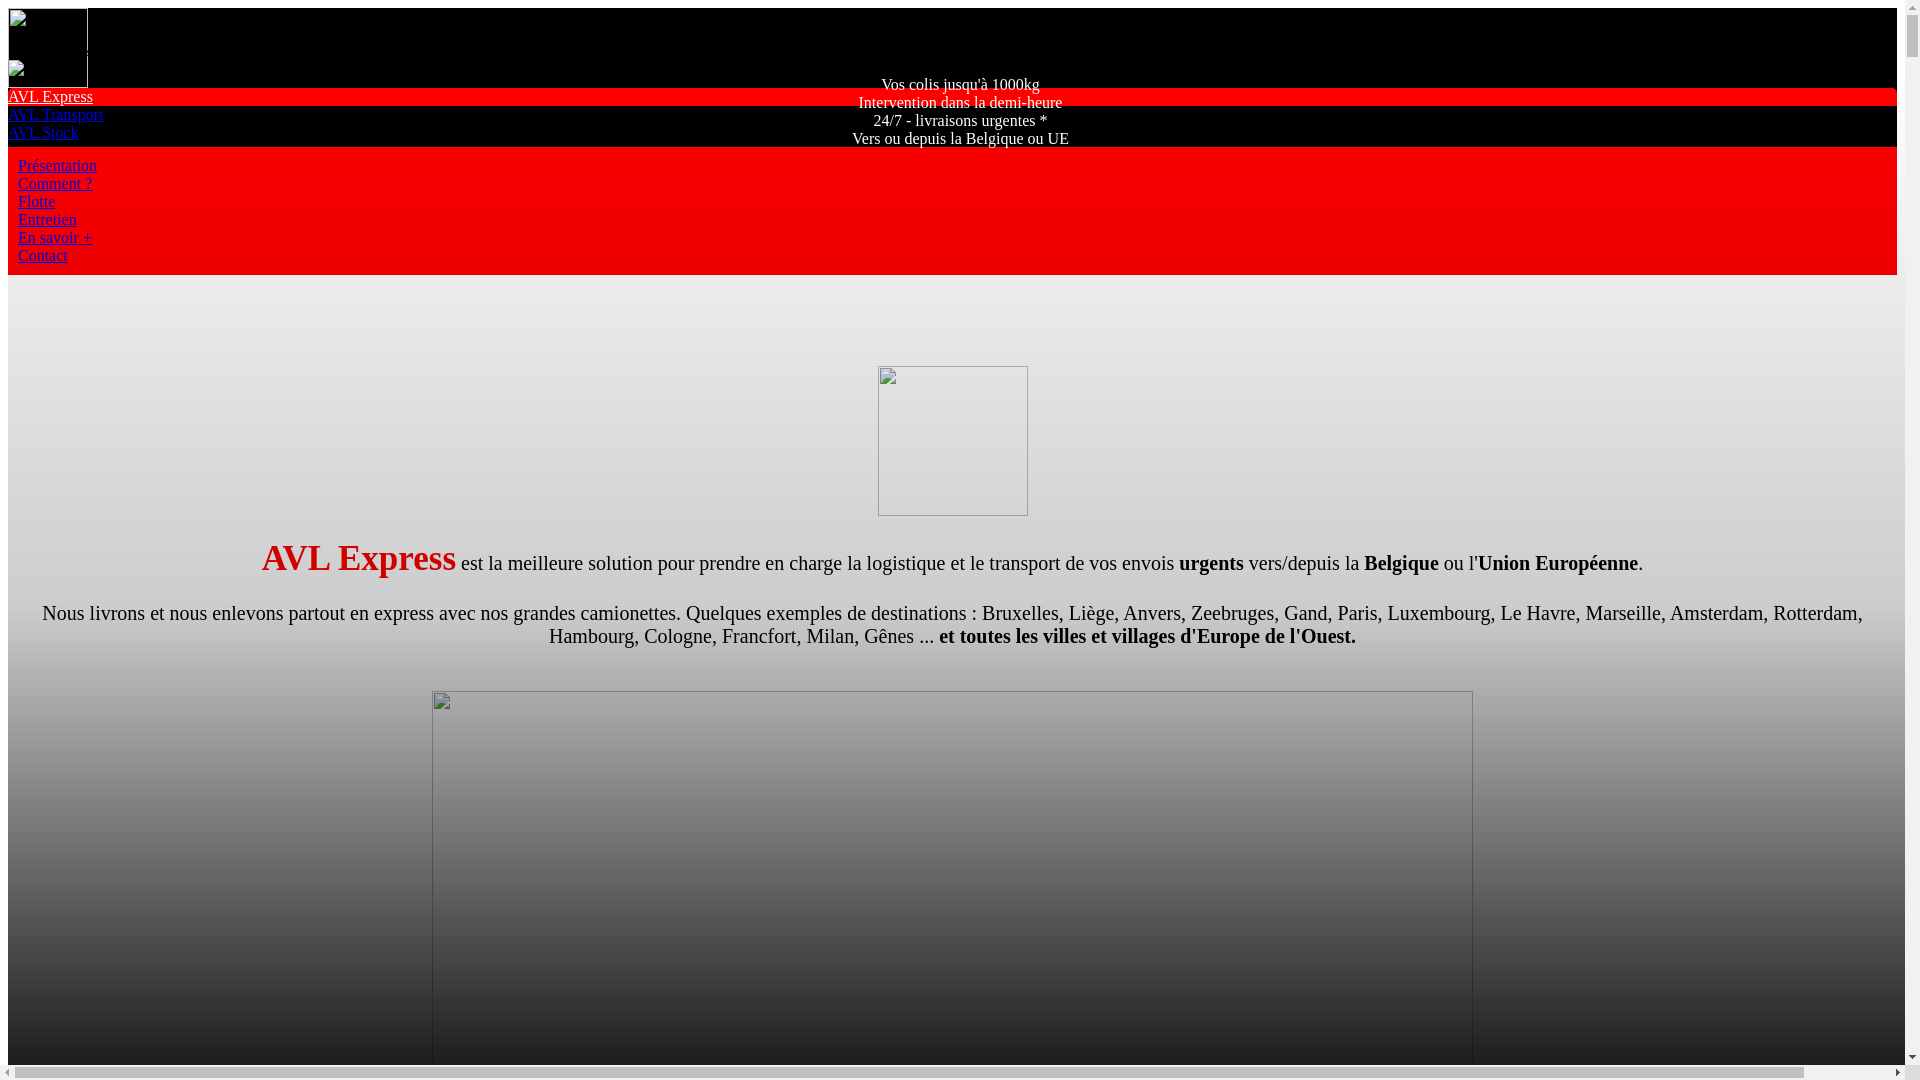  Describe the element at coordinates (54, 236) in the screenshot. I see `'En savoir +'` at that location.